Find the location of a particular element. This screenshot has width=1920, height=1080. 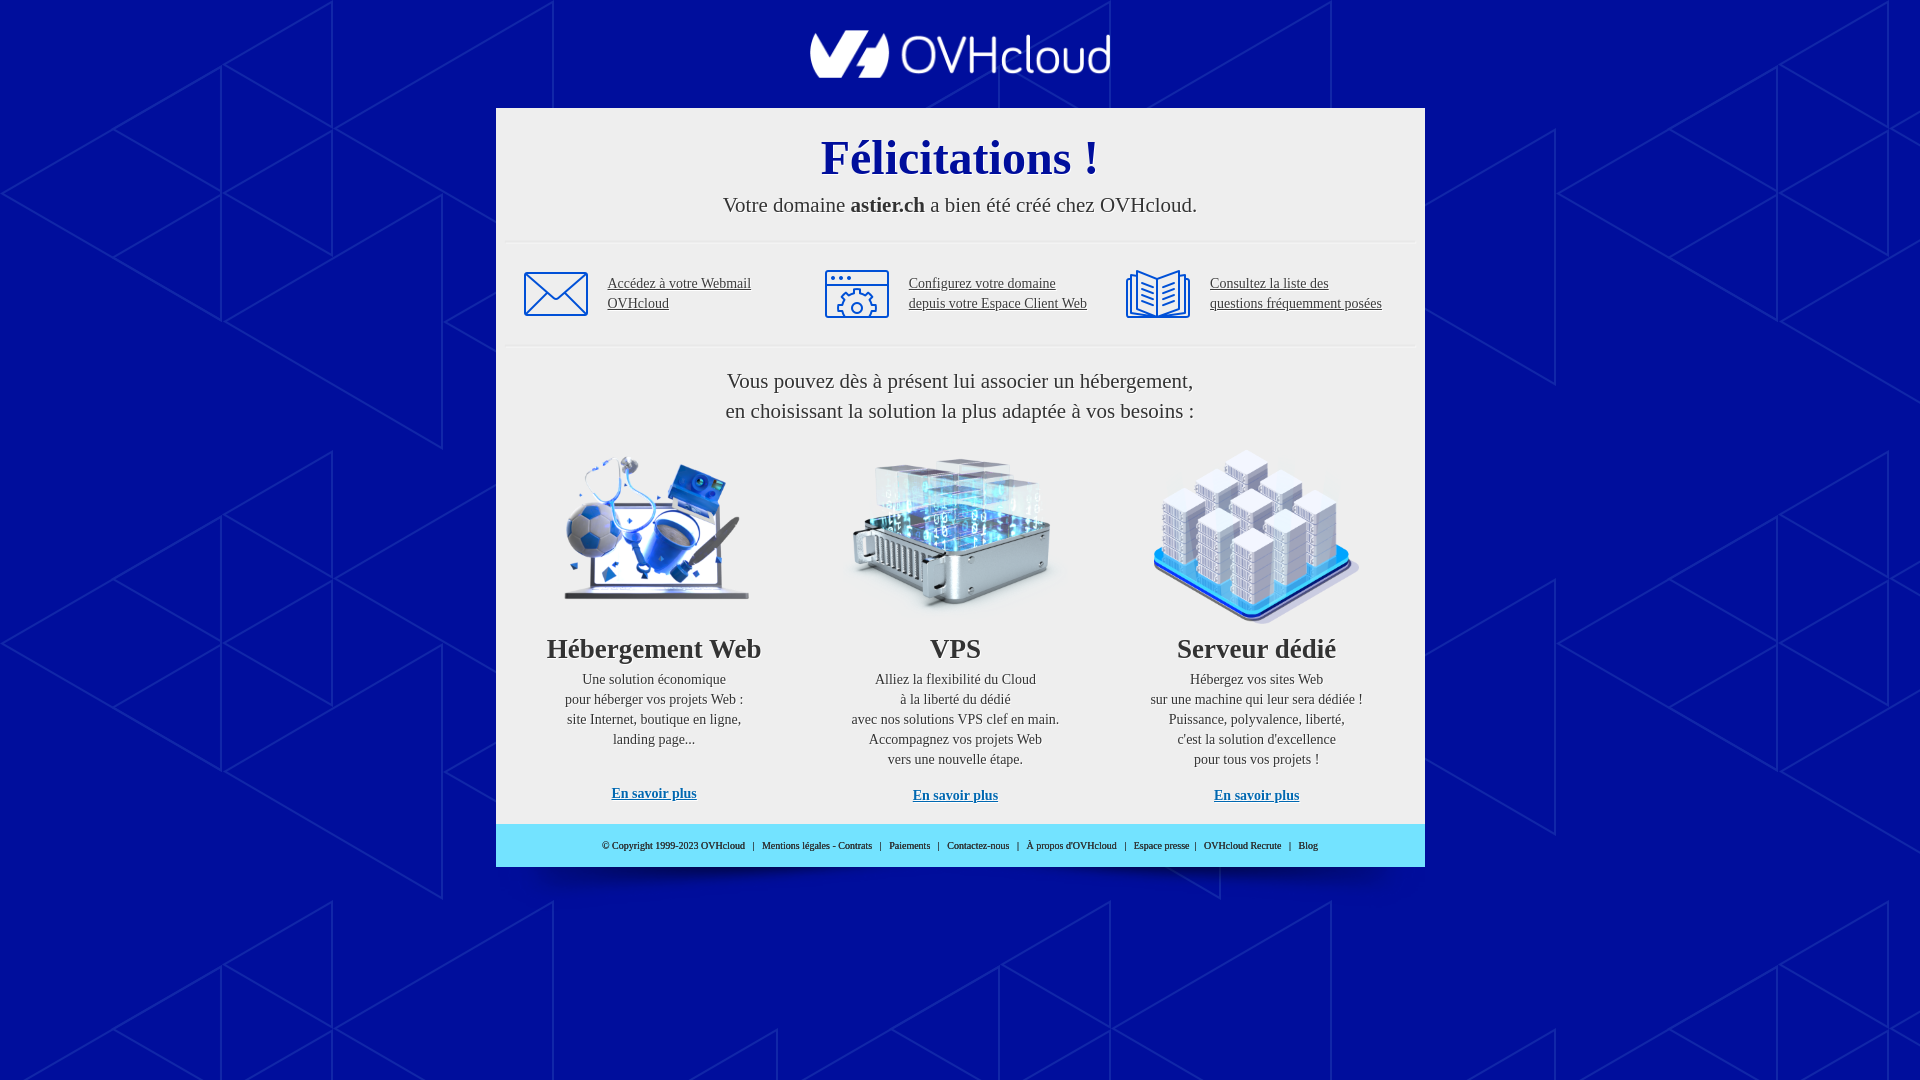

'En savoir plus' is located at coordinates (609, 792).